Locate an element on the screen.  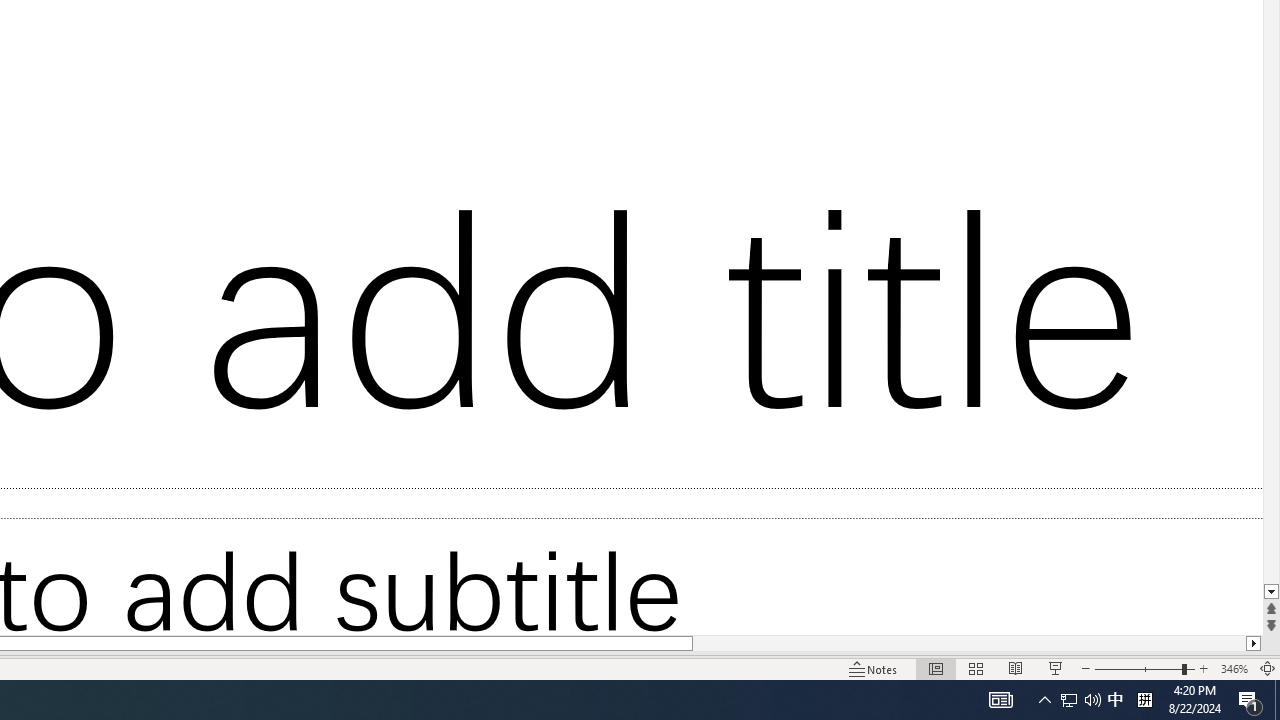
'Normal' is located at coordinates (935, 669).